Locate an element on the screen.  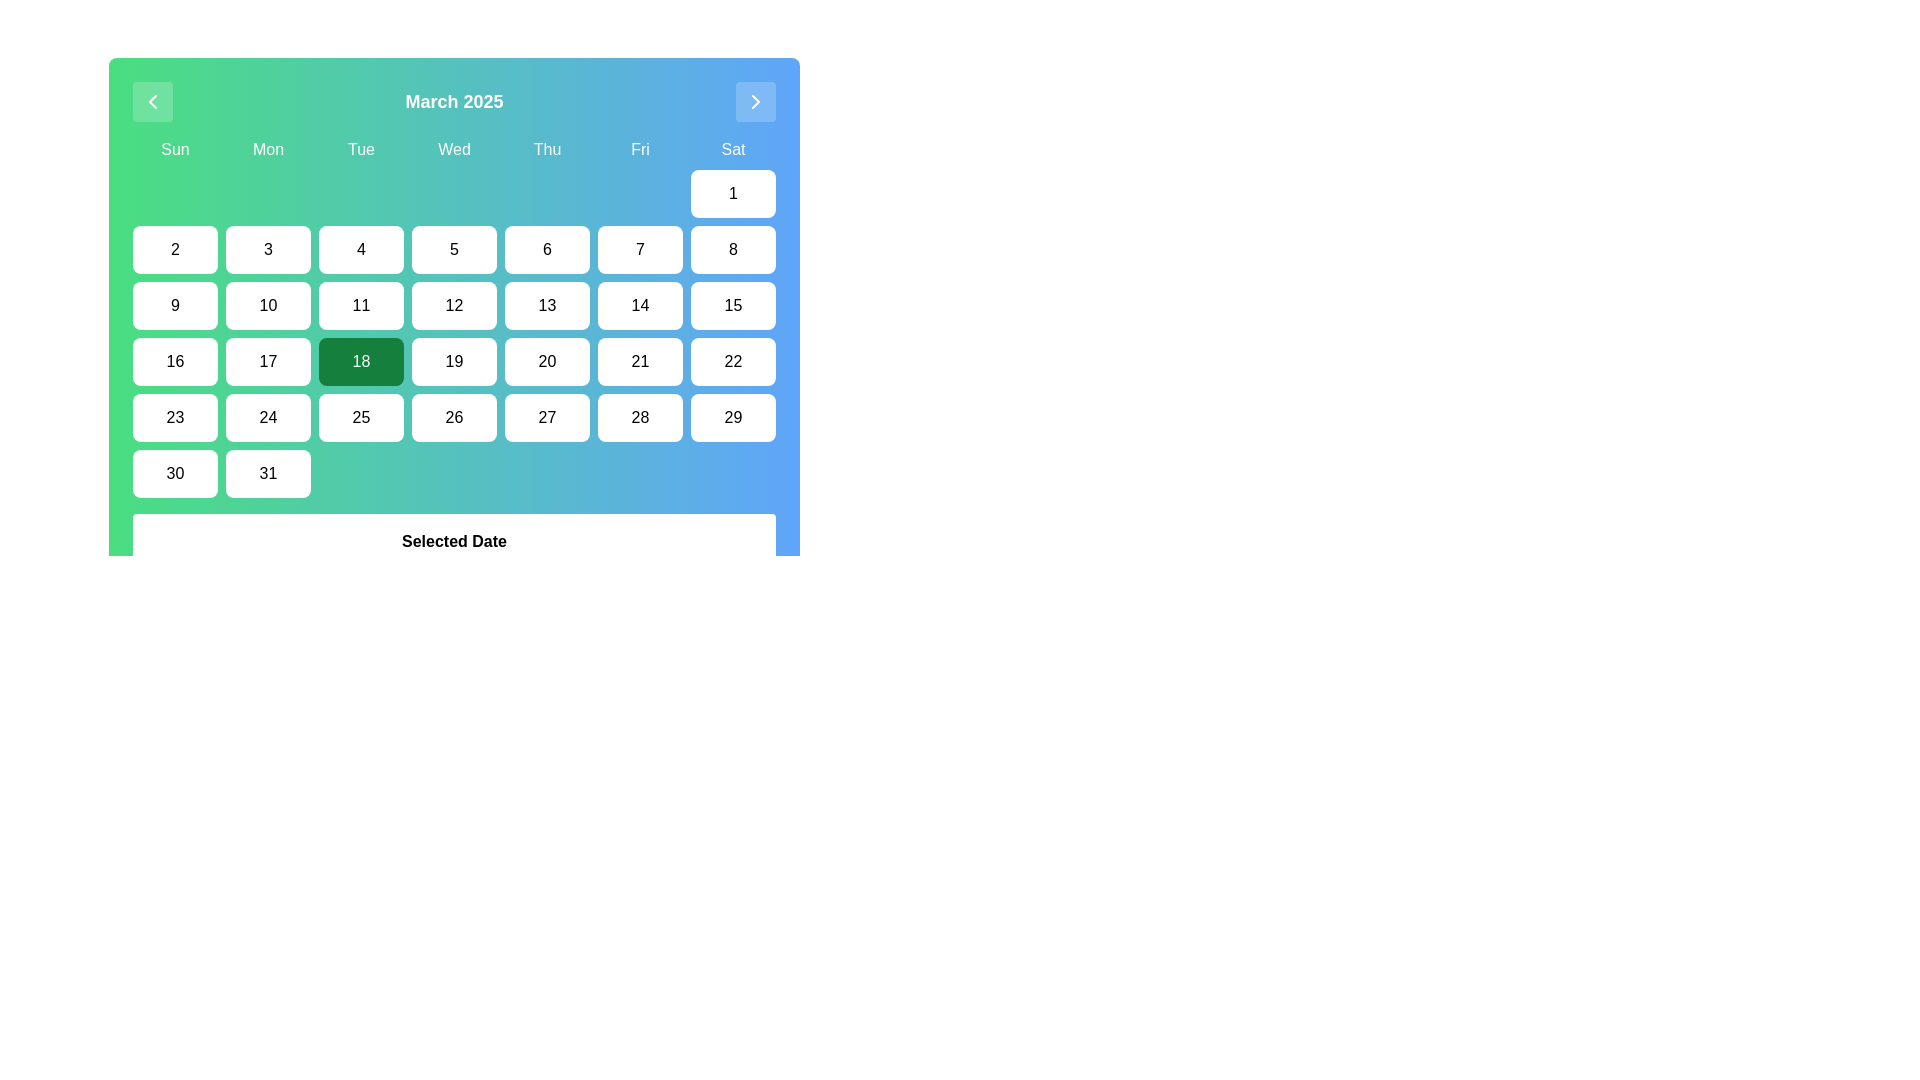
the empty placeholder status of the fifth cell in the first row of the grid, located beneath the 'Thu' column is located at coordinates (547, 193).